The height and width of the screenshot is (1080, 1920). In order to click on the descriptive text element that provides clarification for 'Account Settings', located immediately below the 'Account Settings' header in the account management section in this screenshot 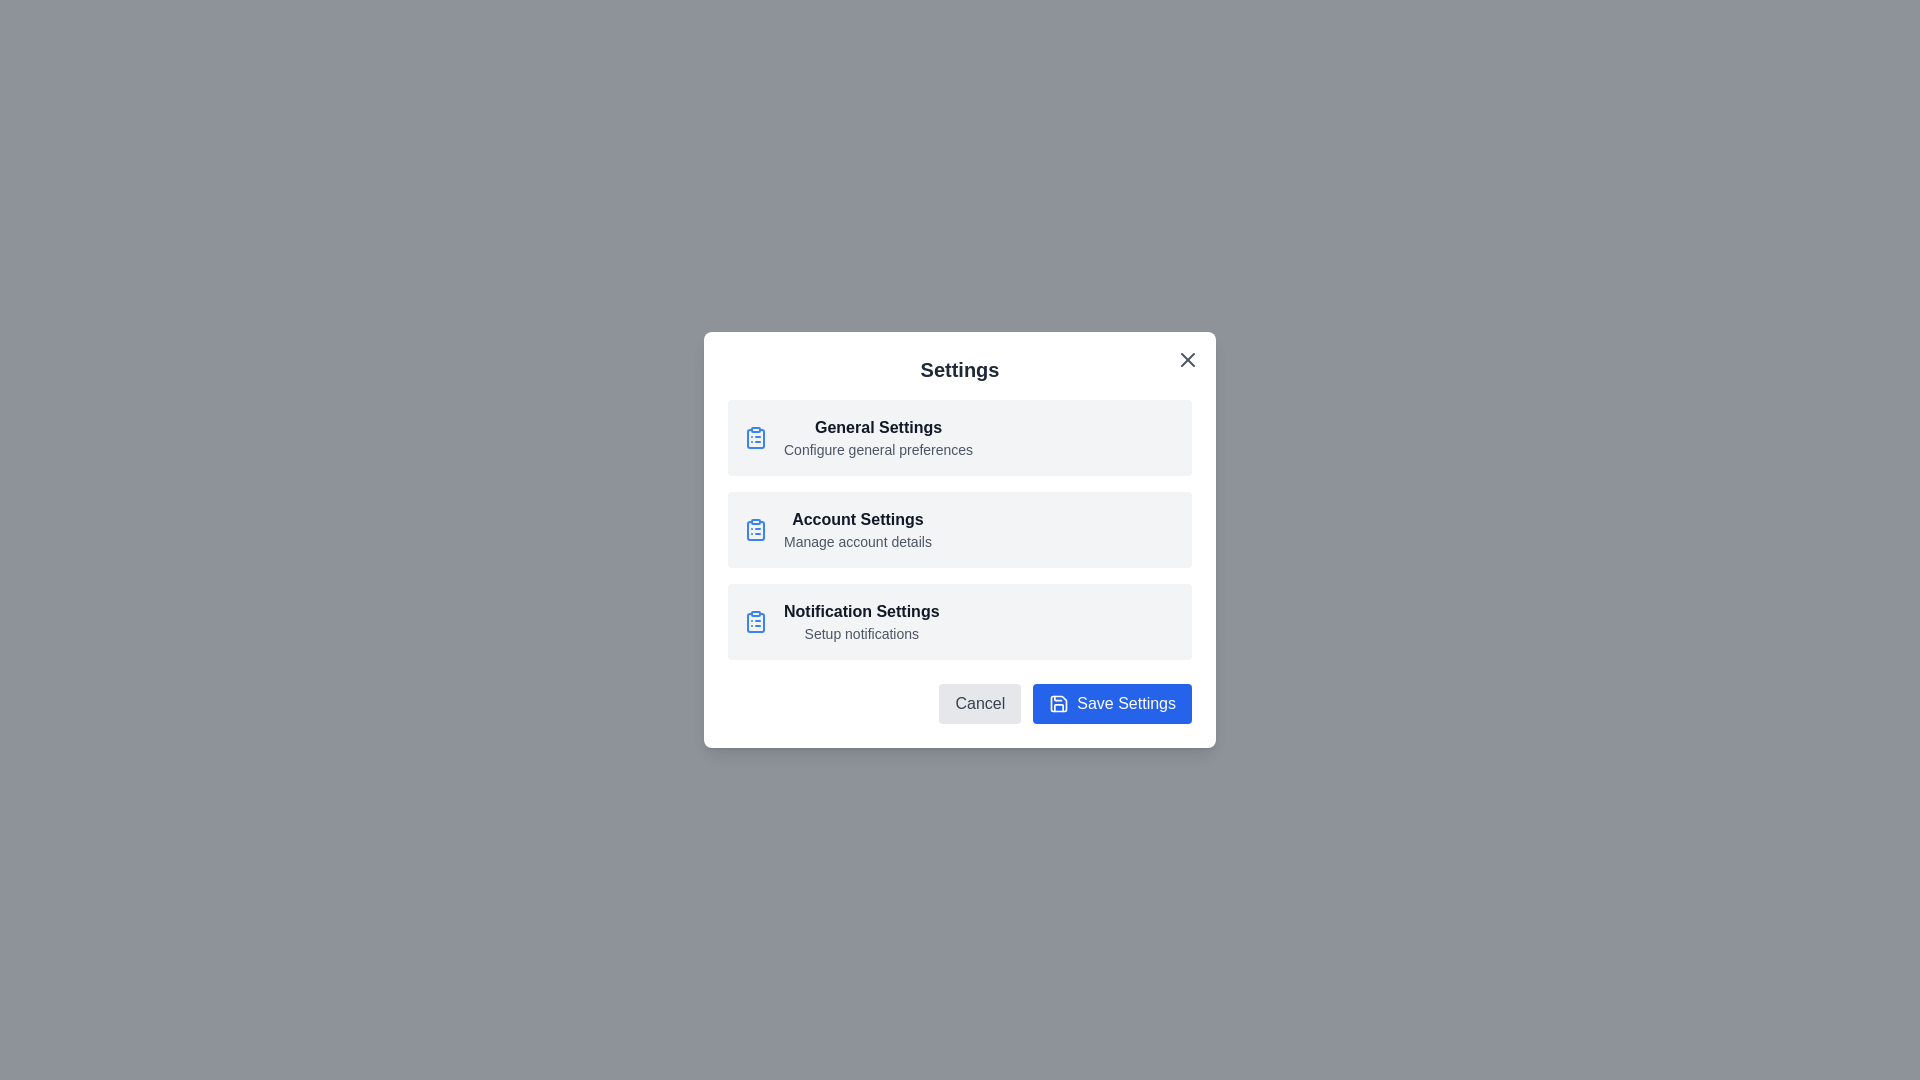, I will do `click(857, 542)`.